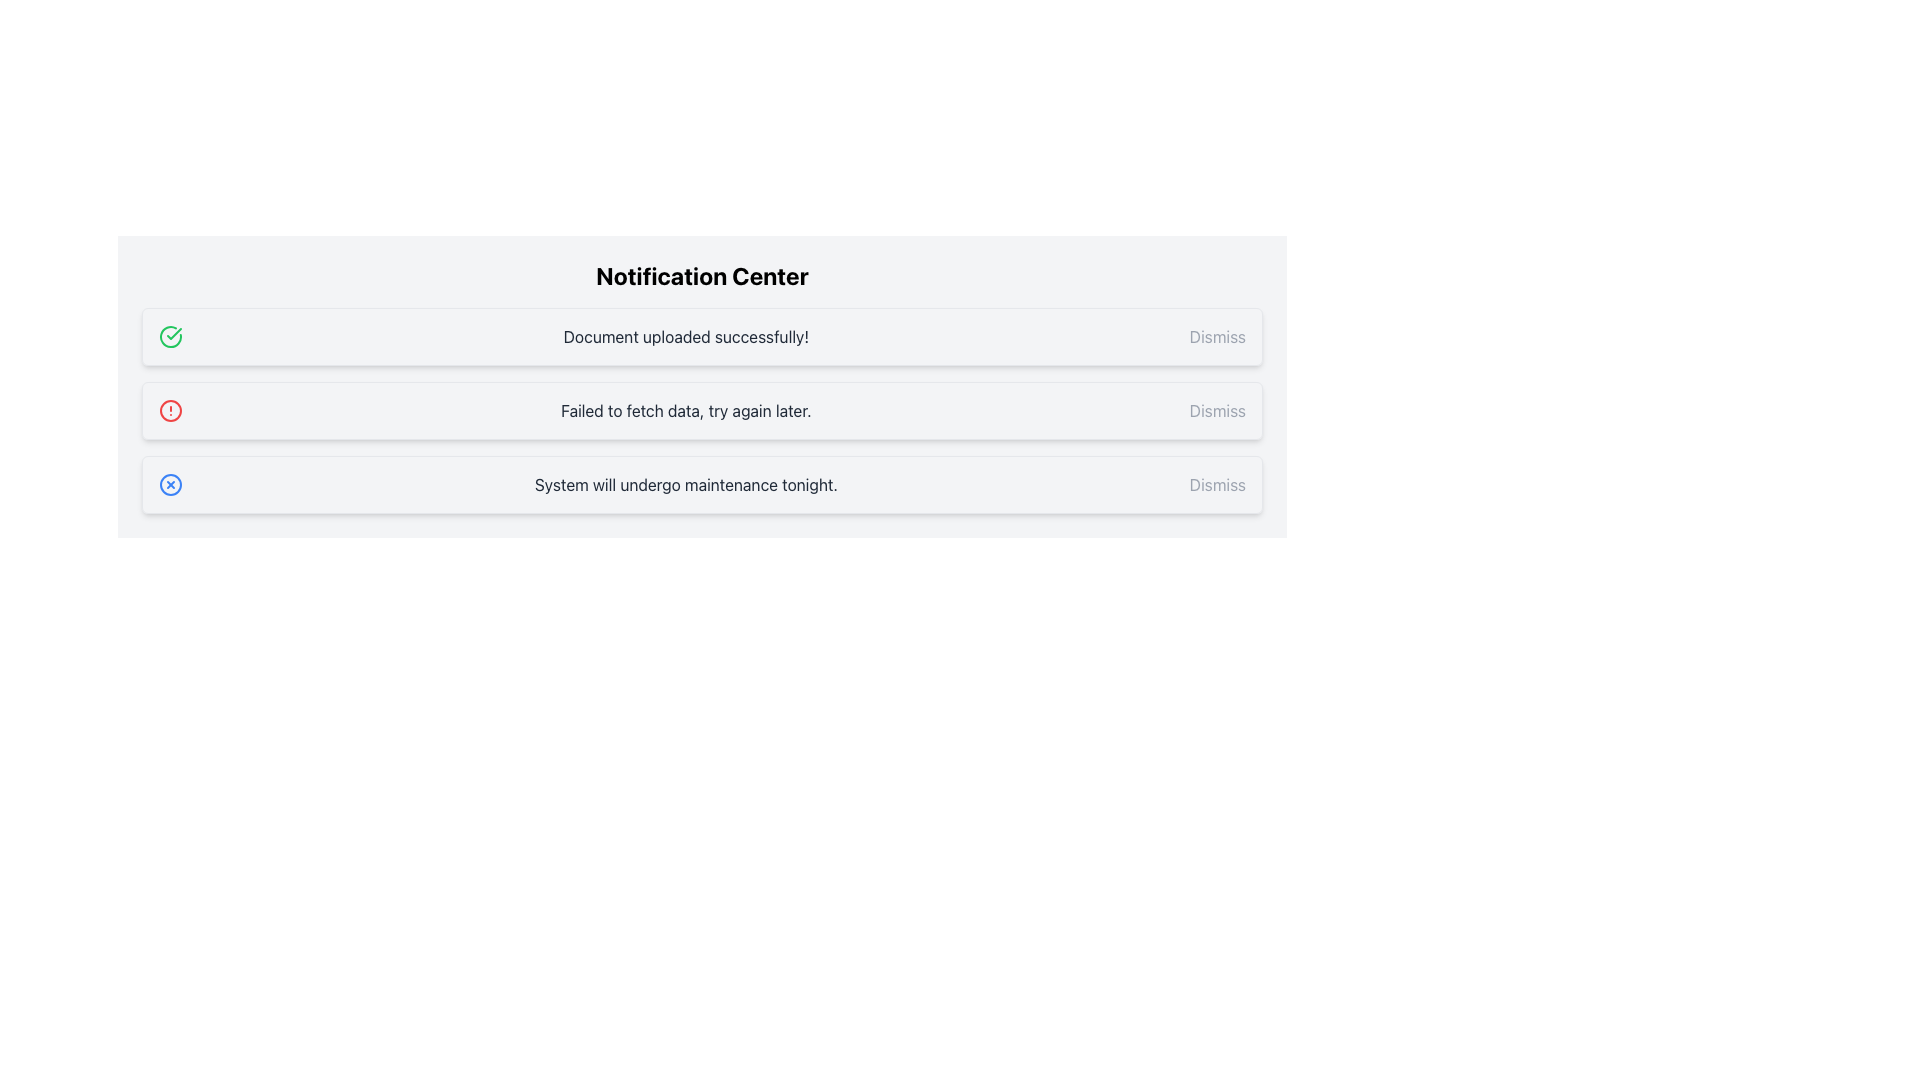  What do you see at coordinates (686, 410) in the screenshot?
I see `text message displayed in the gray font stating 'Failed to fetch data, try again later.' which is located in the notification panel` at bounding box center [686, 410].